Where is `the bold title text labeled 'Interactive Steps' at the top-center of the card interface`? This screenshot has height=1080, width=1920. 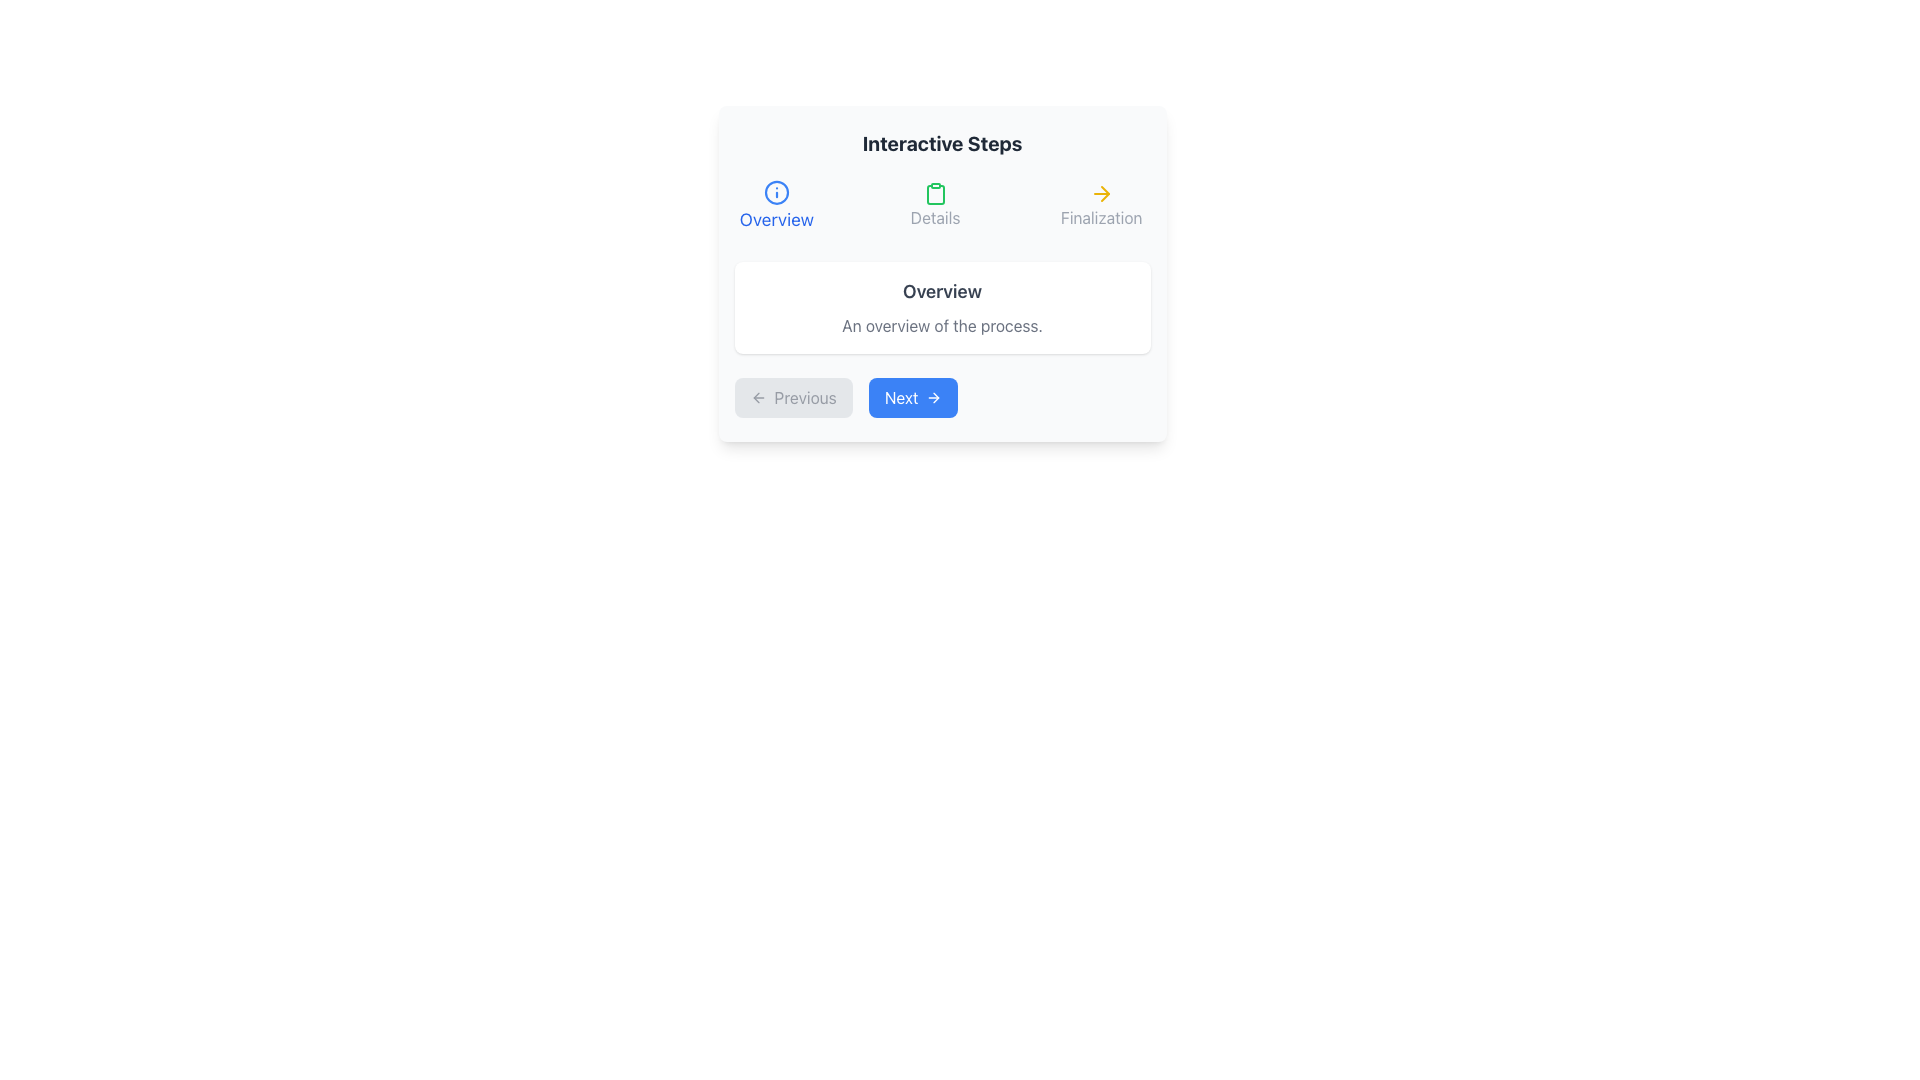
the bold title text labeled 'Interactive Steps' at the top-center of the card interface is located at coordinates (941, 142).